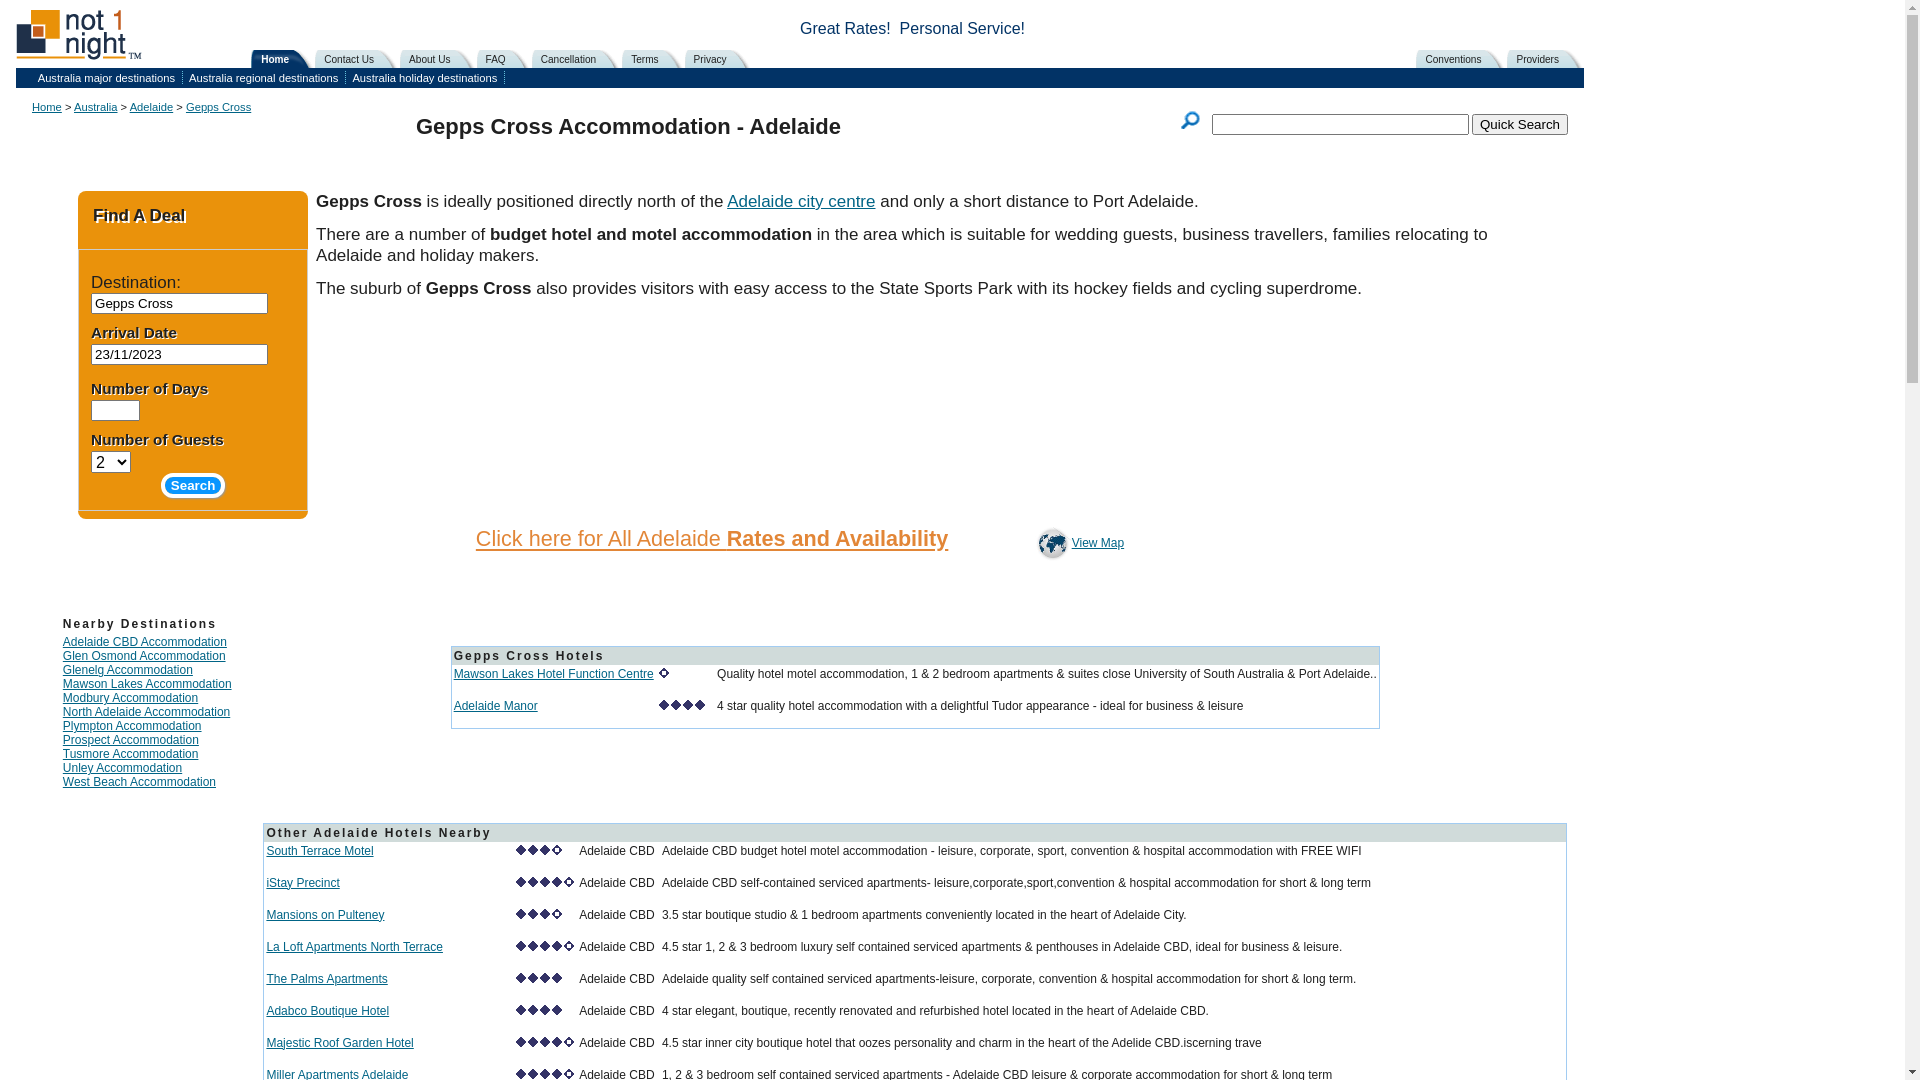  I want to click on 'Prospect Accommodation', so click(129, 740).